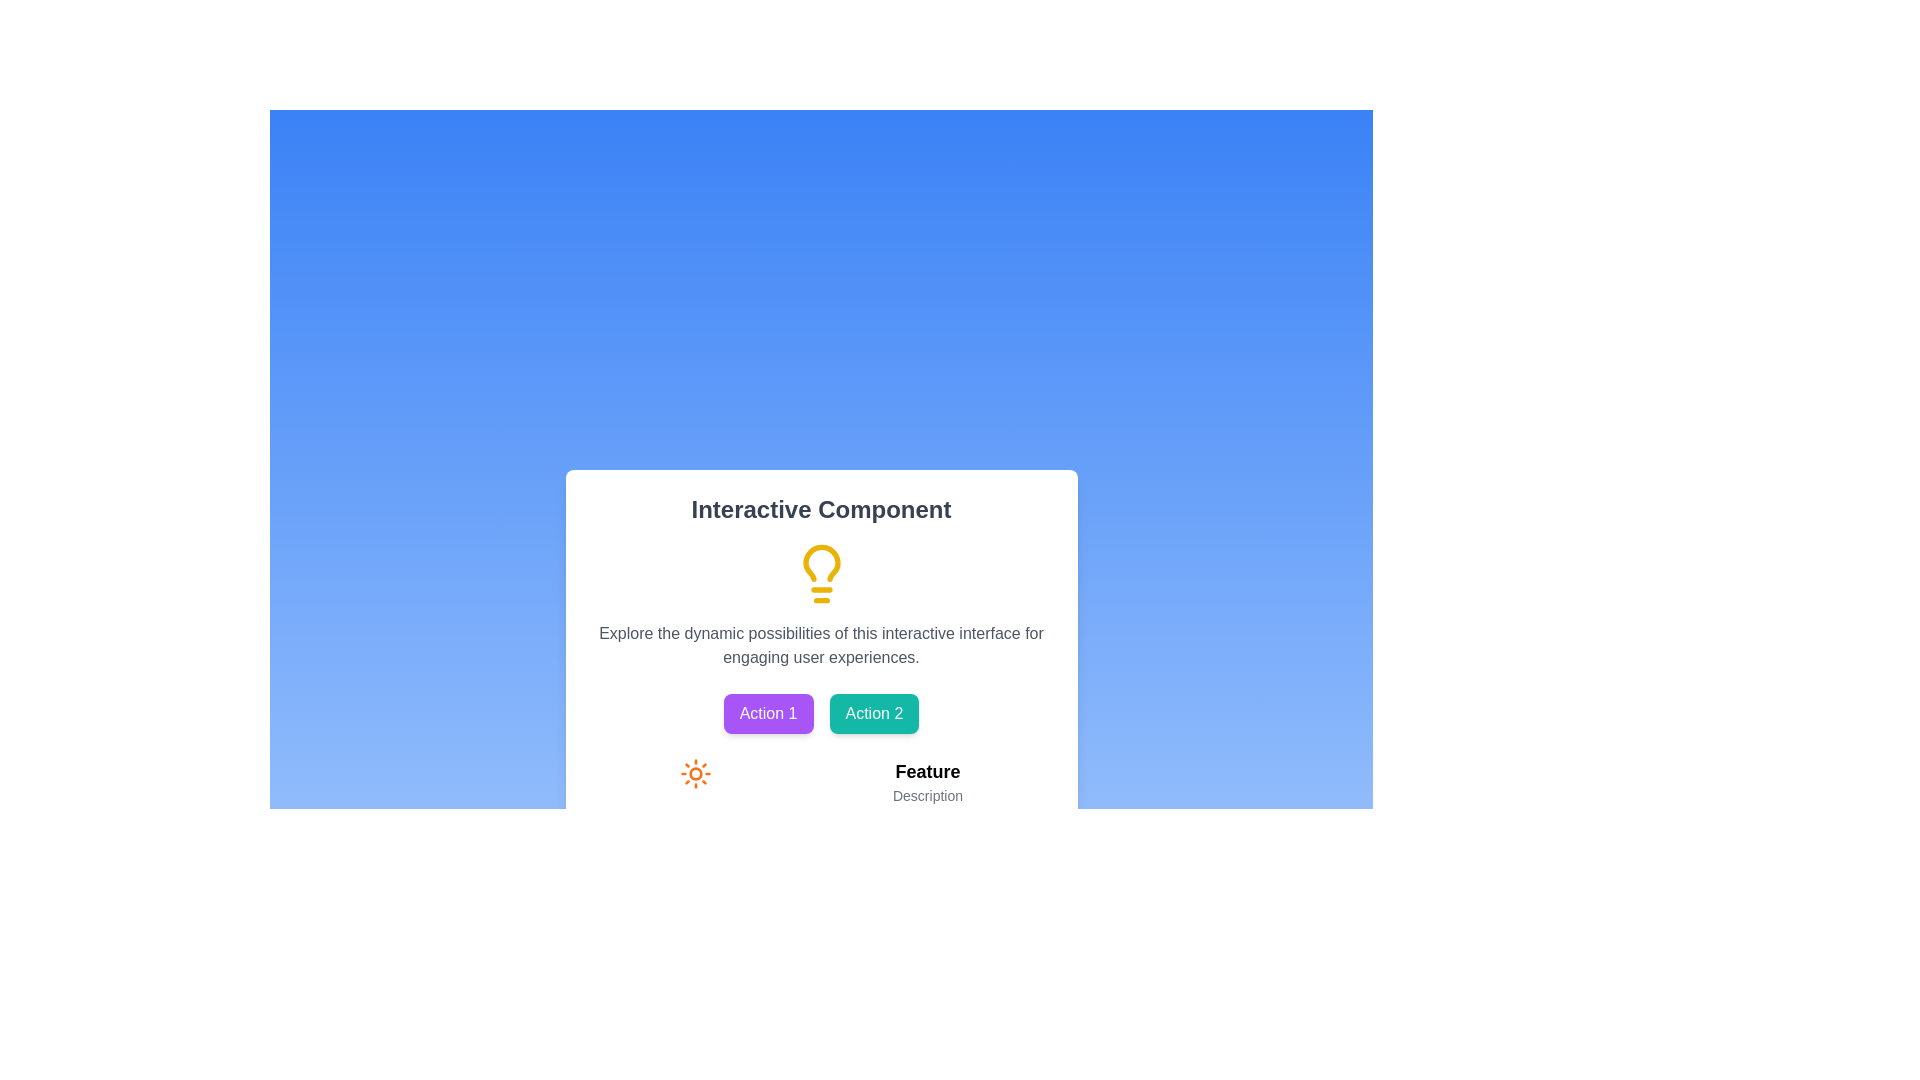 This screenshot has width=1920, height=1080. Describe the element at coordinates (926, 794) in the screenshot. I see `the text label displaying 'Description', which is positioned directly below 'Feature' in the bottom-right section of the card-like interface` at that location.